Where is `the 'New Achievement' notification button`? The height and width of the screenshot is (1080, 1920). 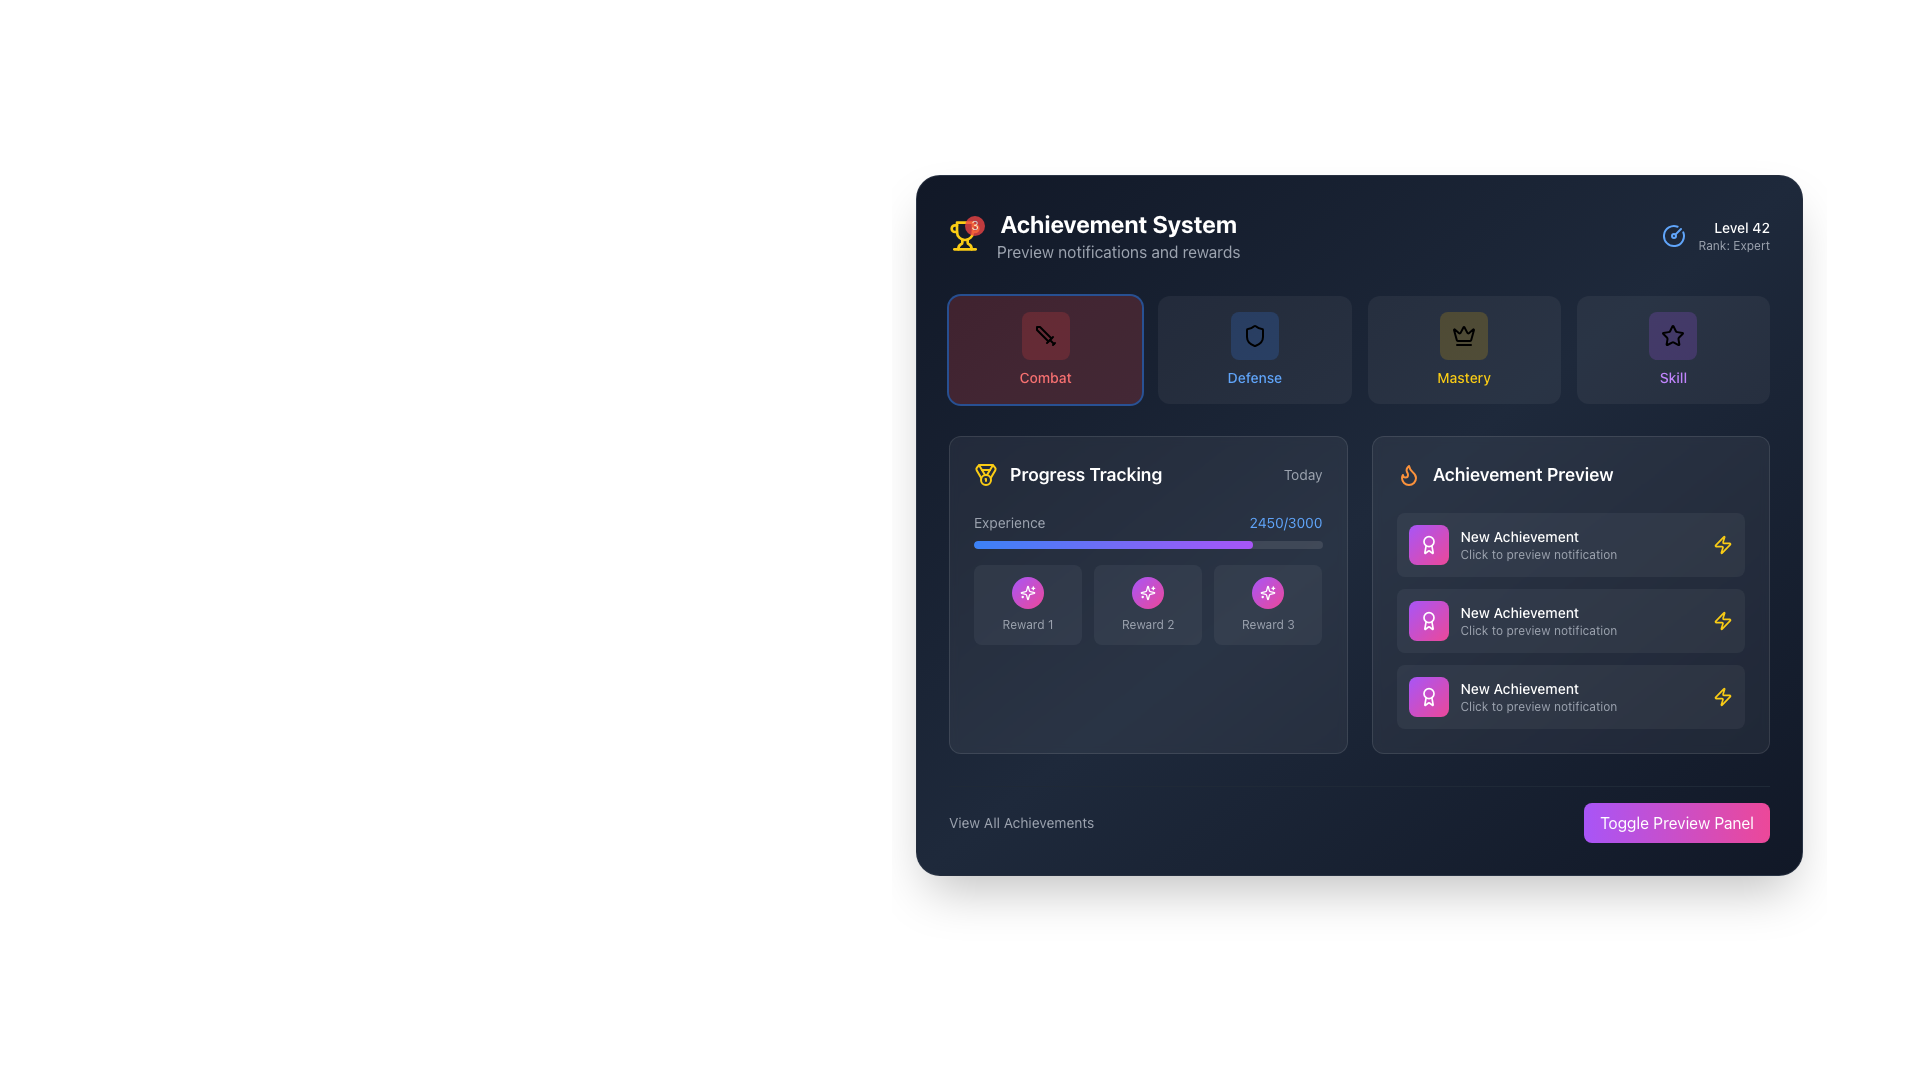 the 'New Achievement' notification button is located at coordinates (1569, 544).